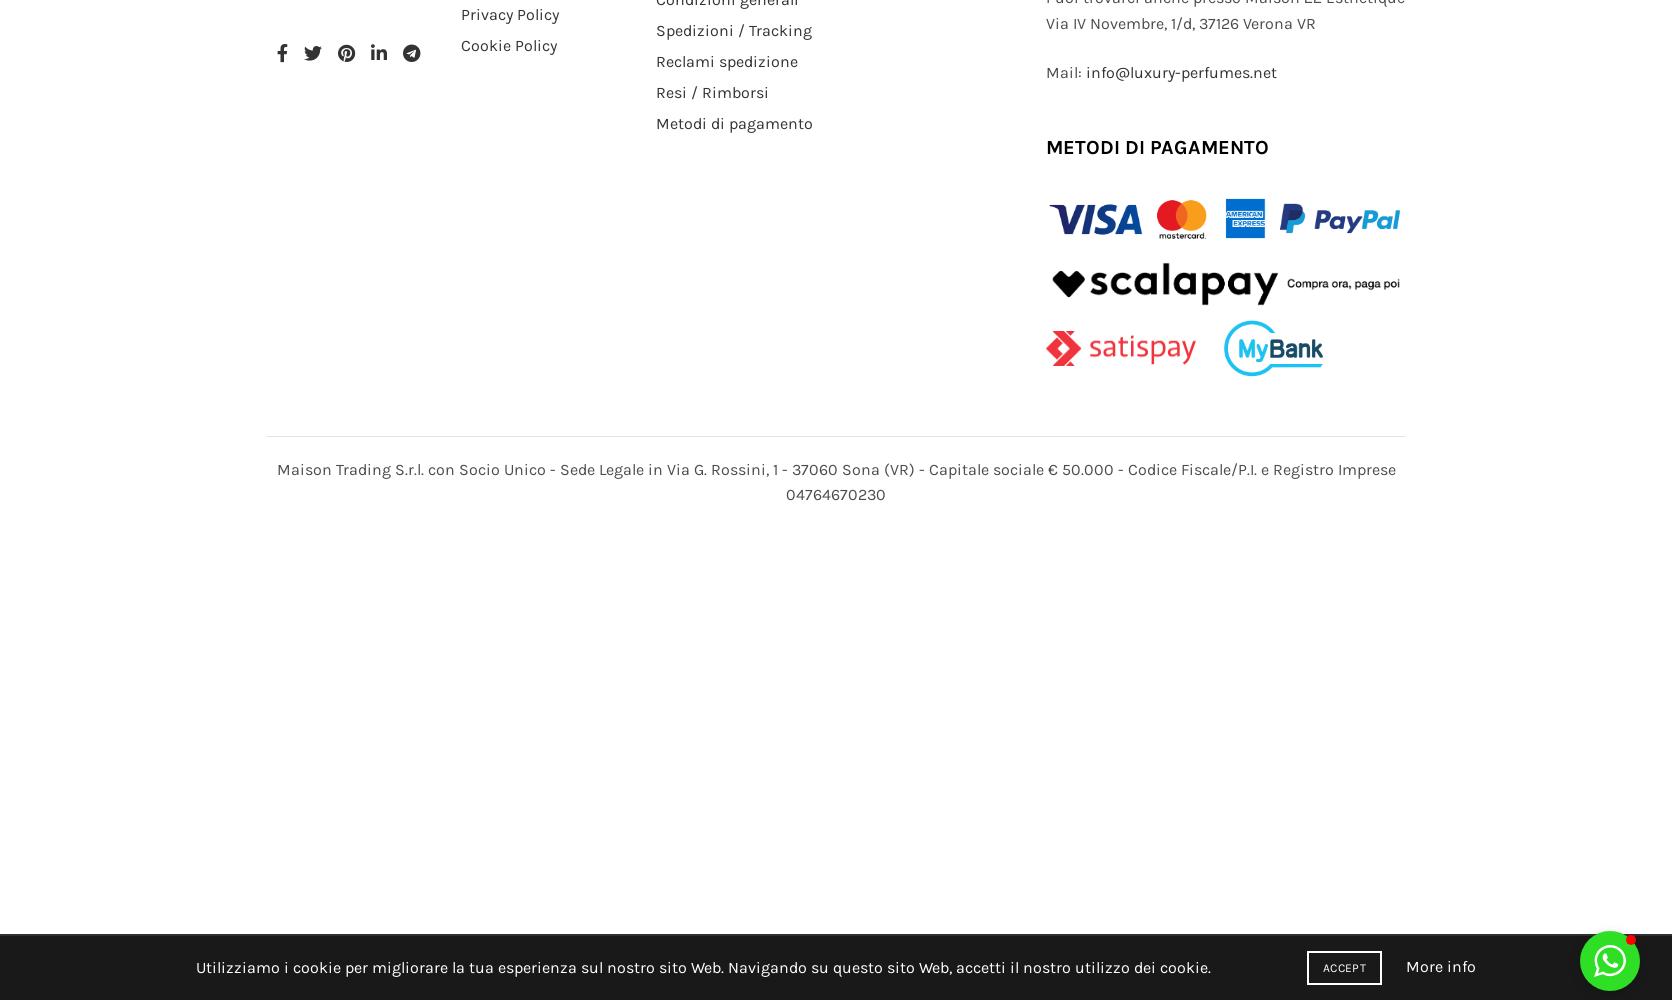  I want to click on 'Maison Trading S.r.l. con Socio Unico - Sede Legale in Via G. Rossini, 1 - 37060 Sona (VR) - Capitale sociale € 50.000 - Codice Fiscale/P.I. e Registro Imprese 04764670230', so click(834, 480).